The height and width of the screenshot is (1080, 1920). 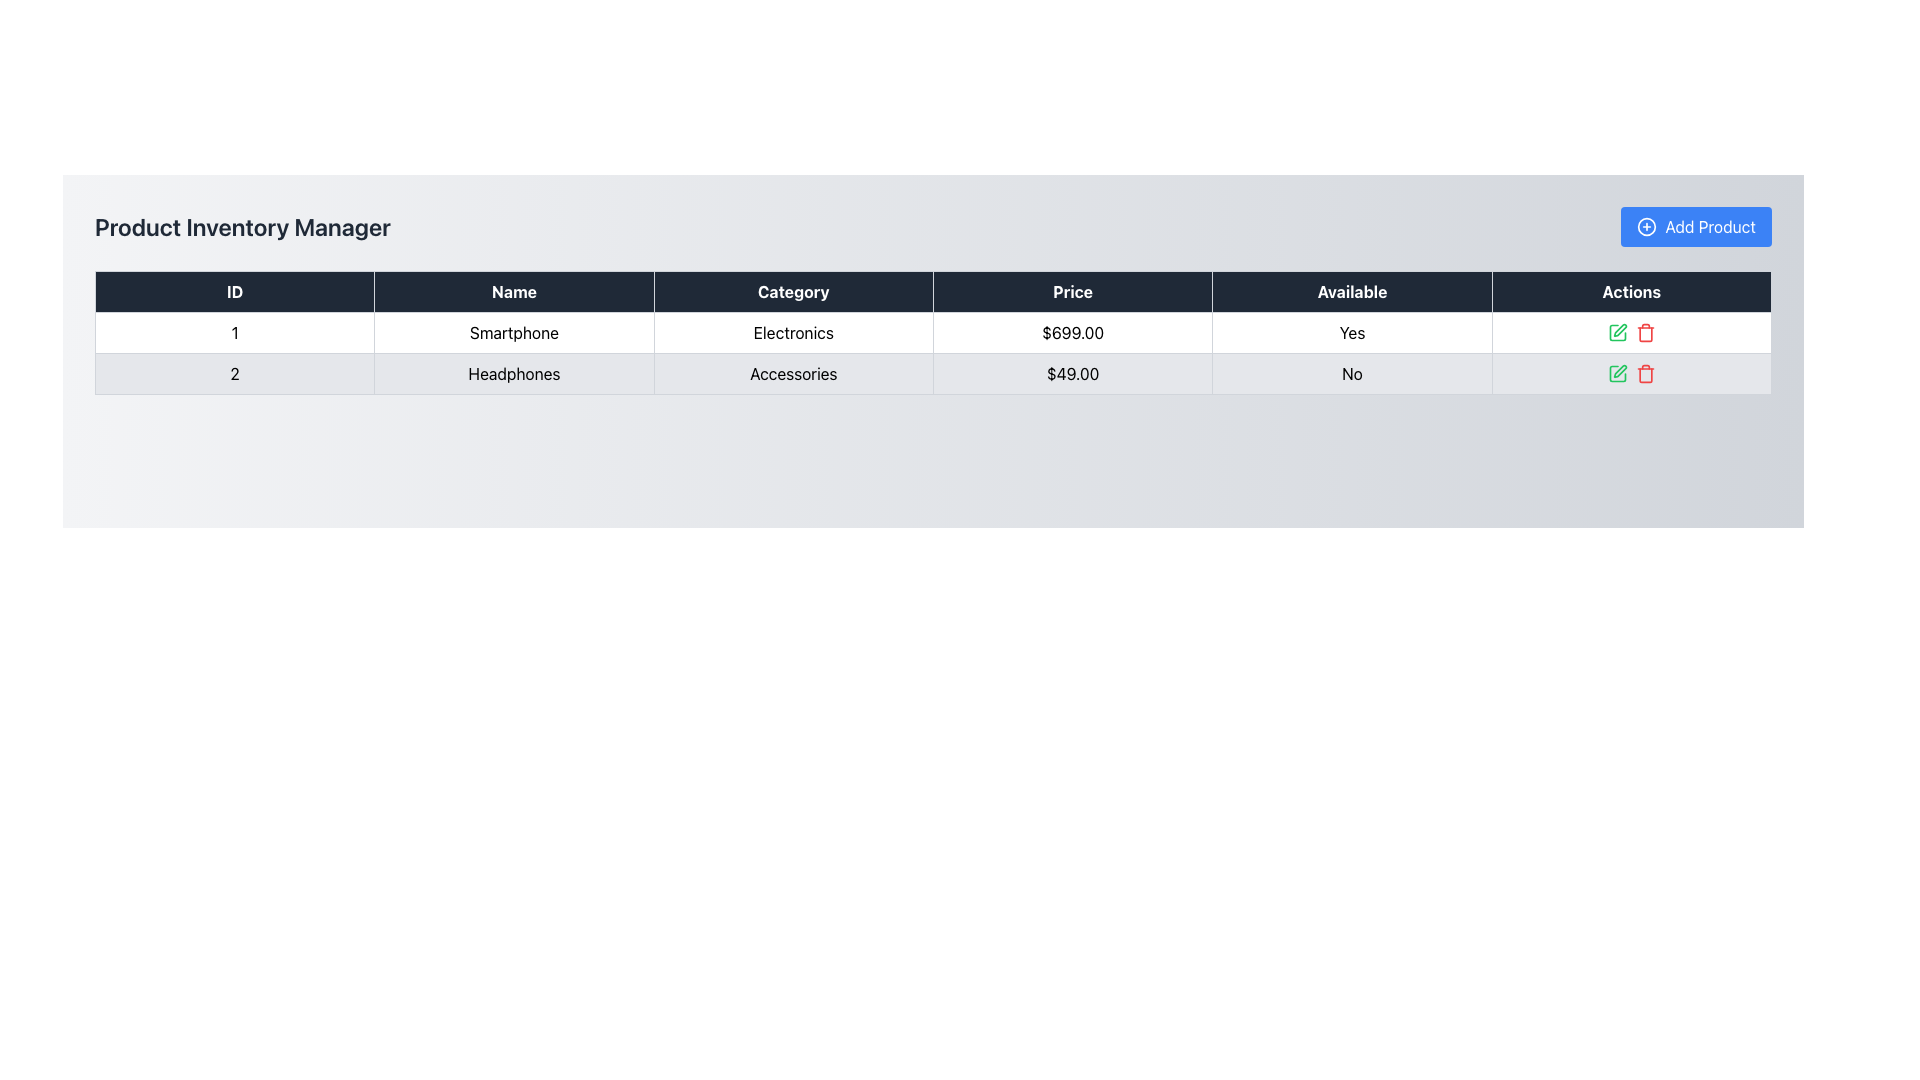 What do you see at coordinates (792, 374) in the screenshot?
I see `text from the 'Accessories' label in the third column of the row for 'Headphones' in the table` at bounding box center [792, 374].